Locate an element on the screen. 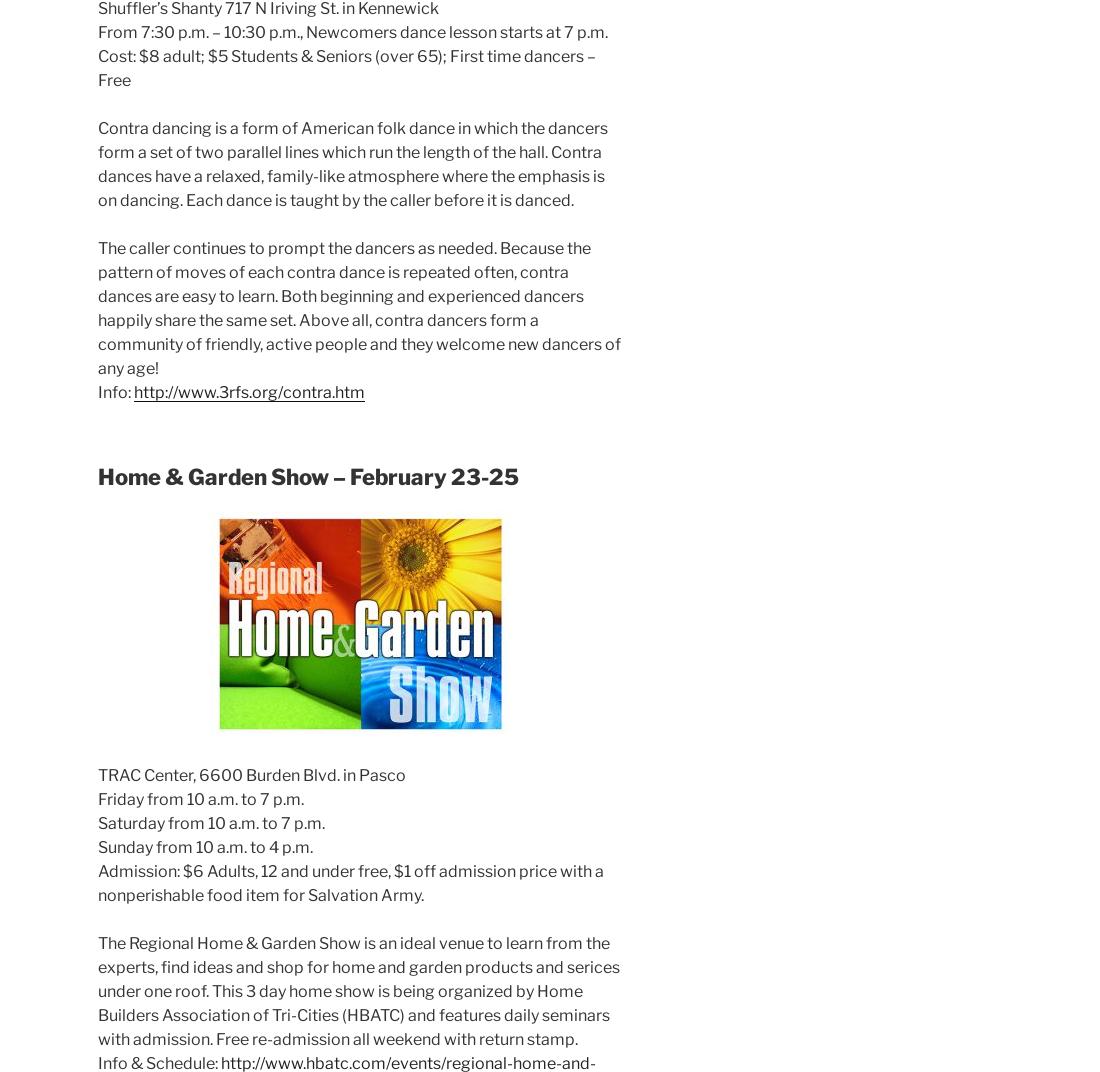 The image size is (1100, 1072). 'Sunday from 10 a.m. to 4 p.m.' is located at coordinates (98, 845).